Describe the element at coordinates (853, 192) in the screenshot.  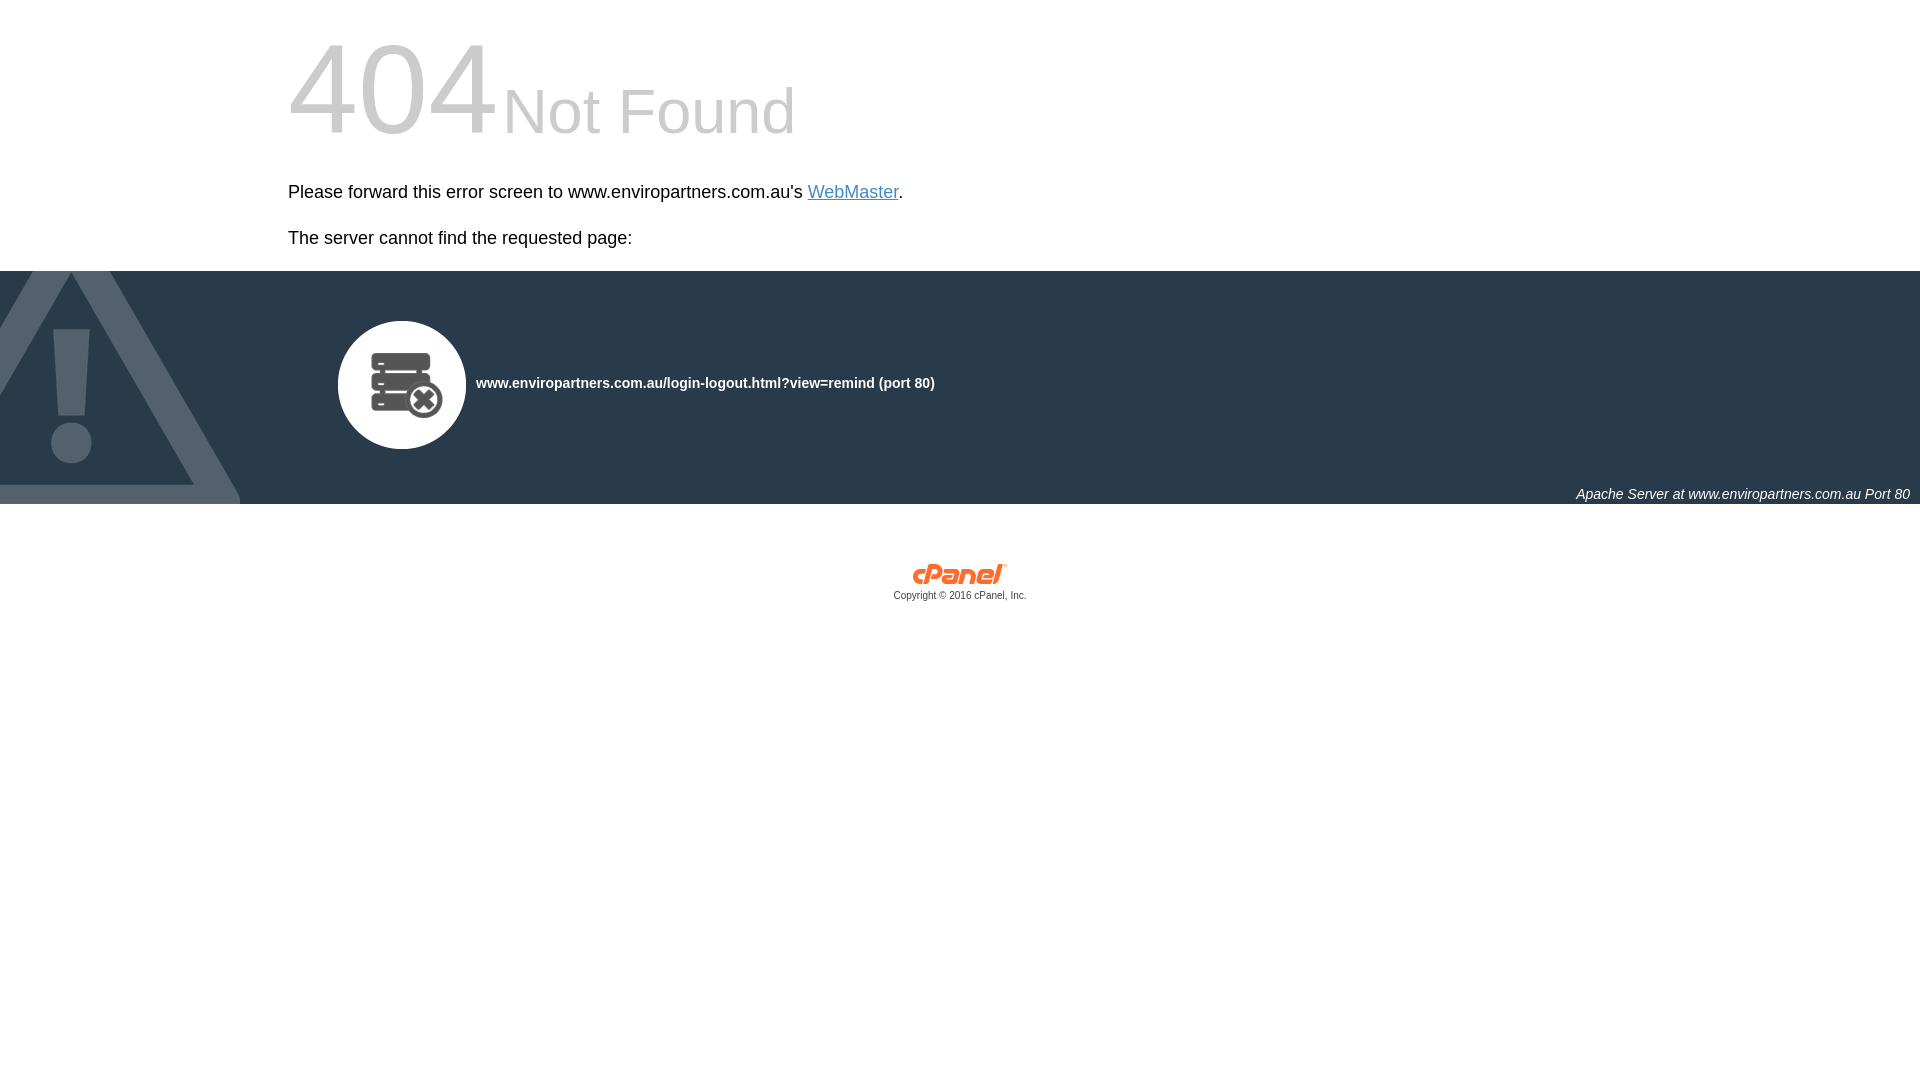
I see `'WebMaster'` at that location.